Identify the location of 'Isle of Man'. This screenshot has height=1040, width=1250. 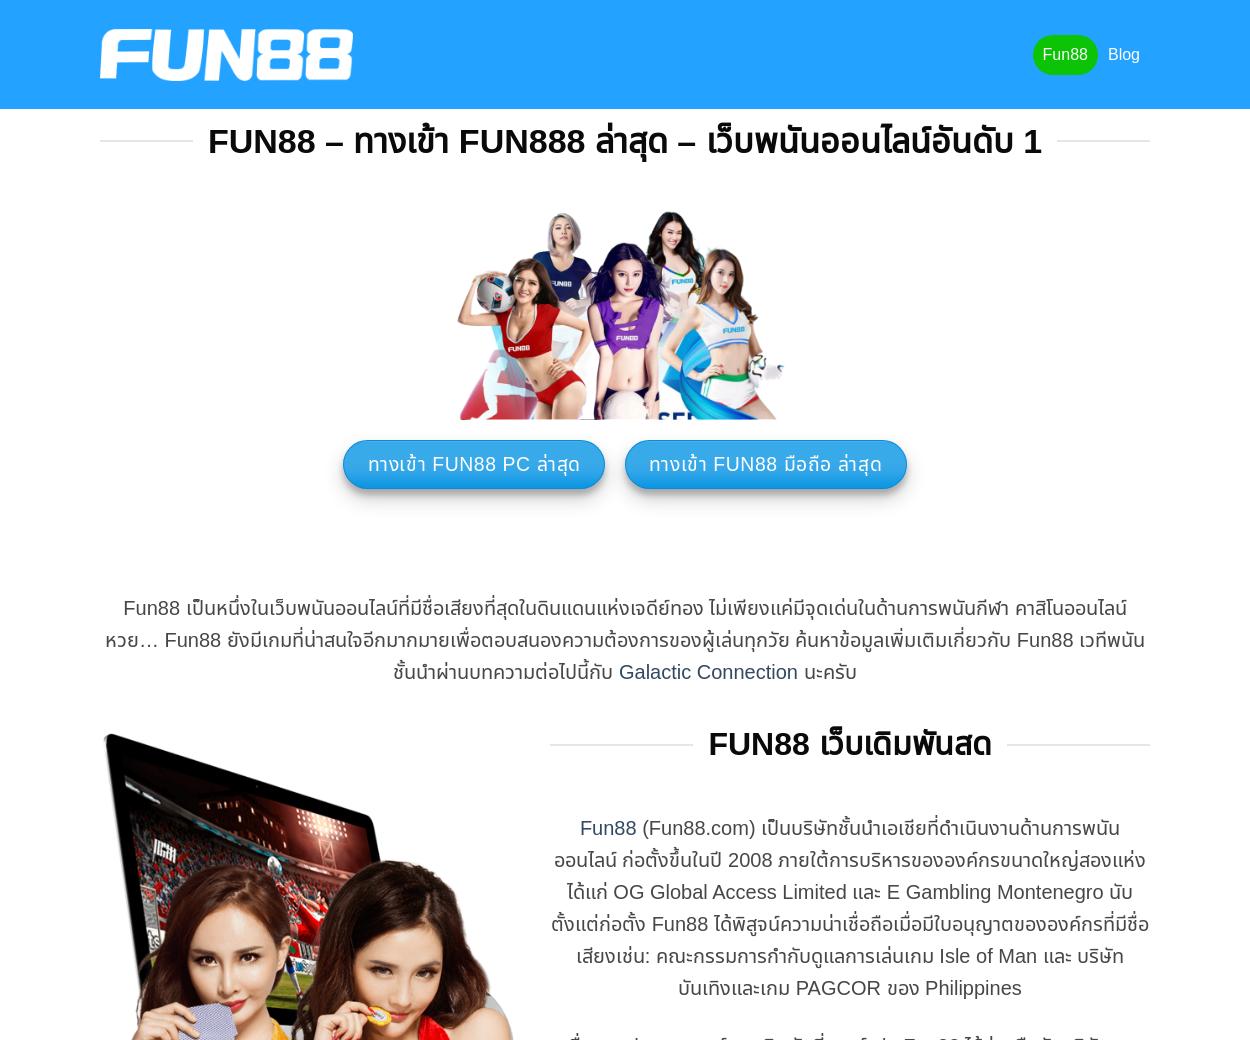
(989, 955).